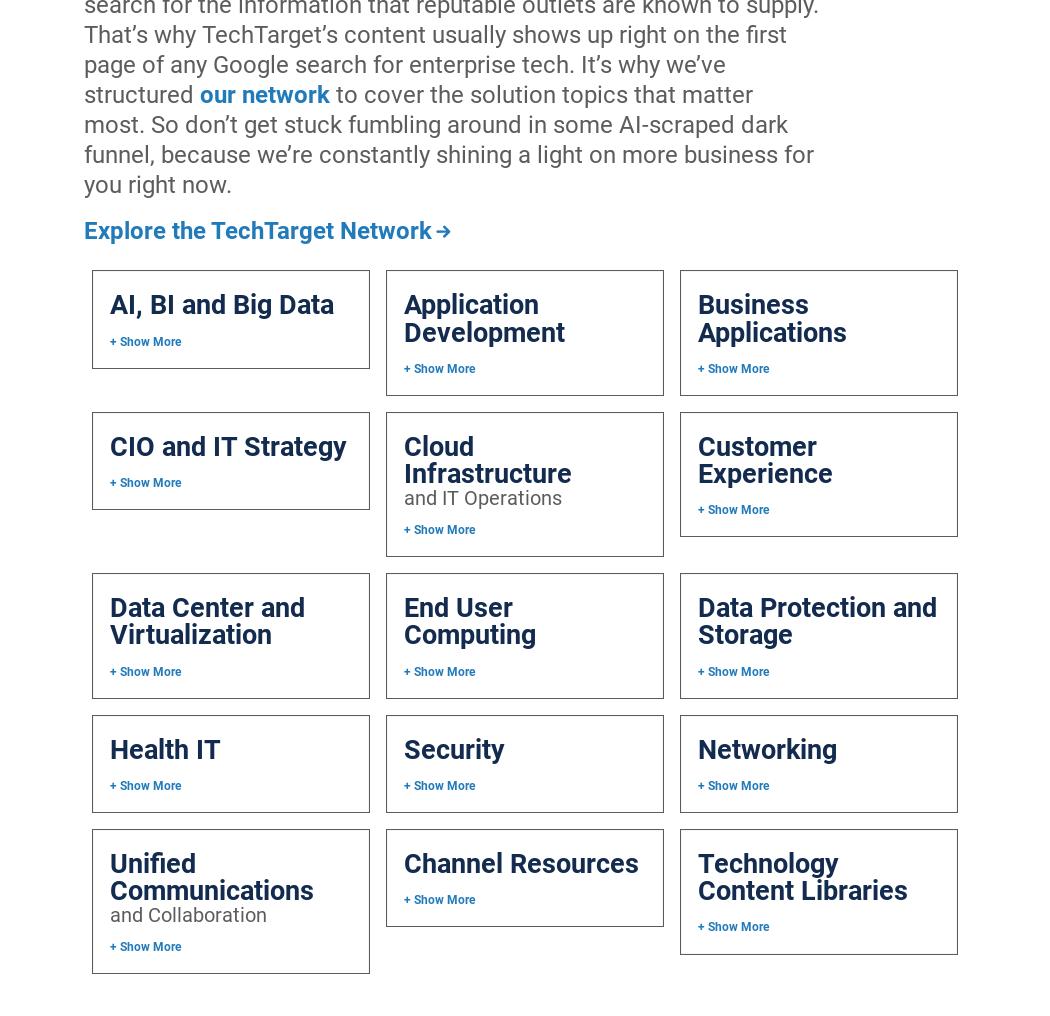 This screenshot has width=1050, height=1016. Describe the element at coordinates (766, 748) in the screenshot. I see `'Networking'` at that location.